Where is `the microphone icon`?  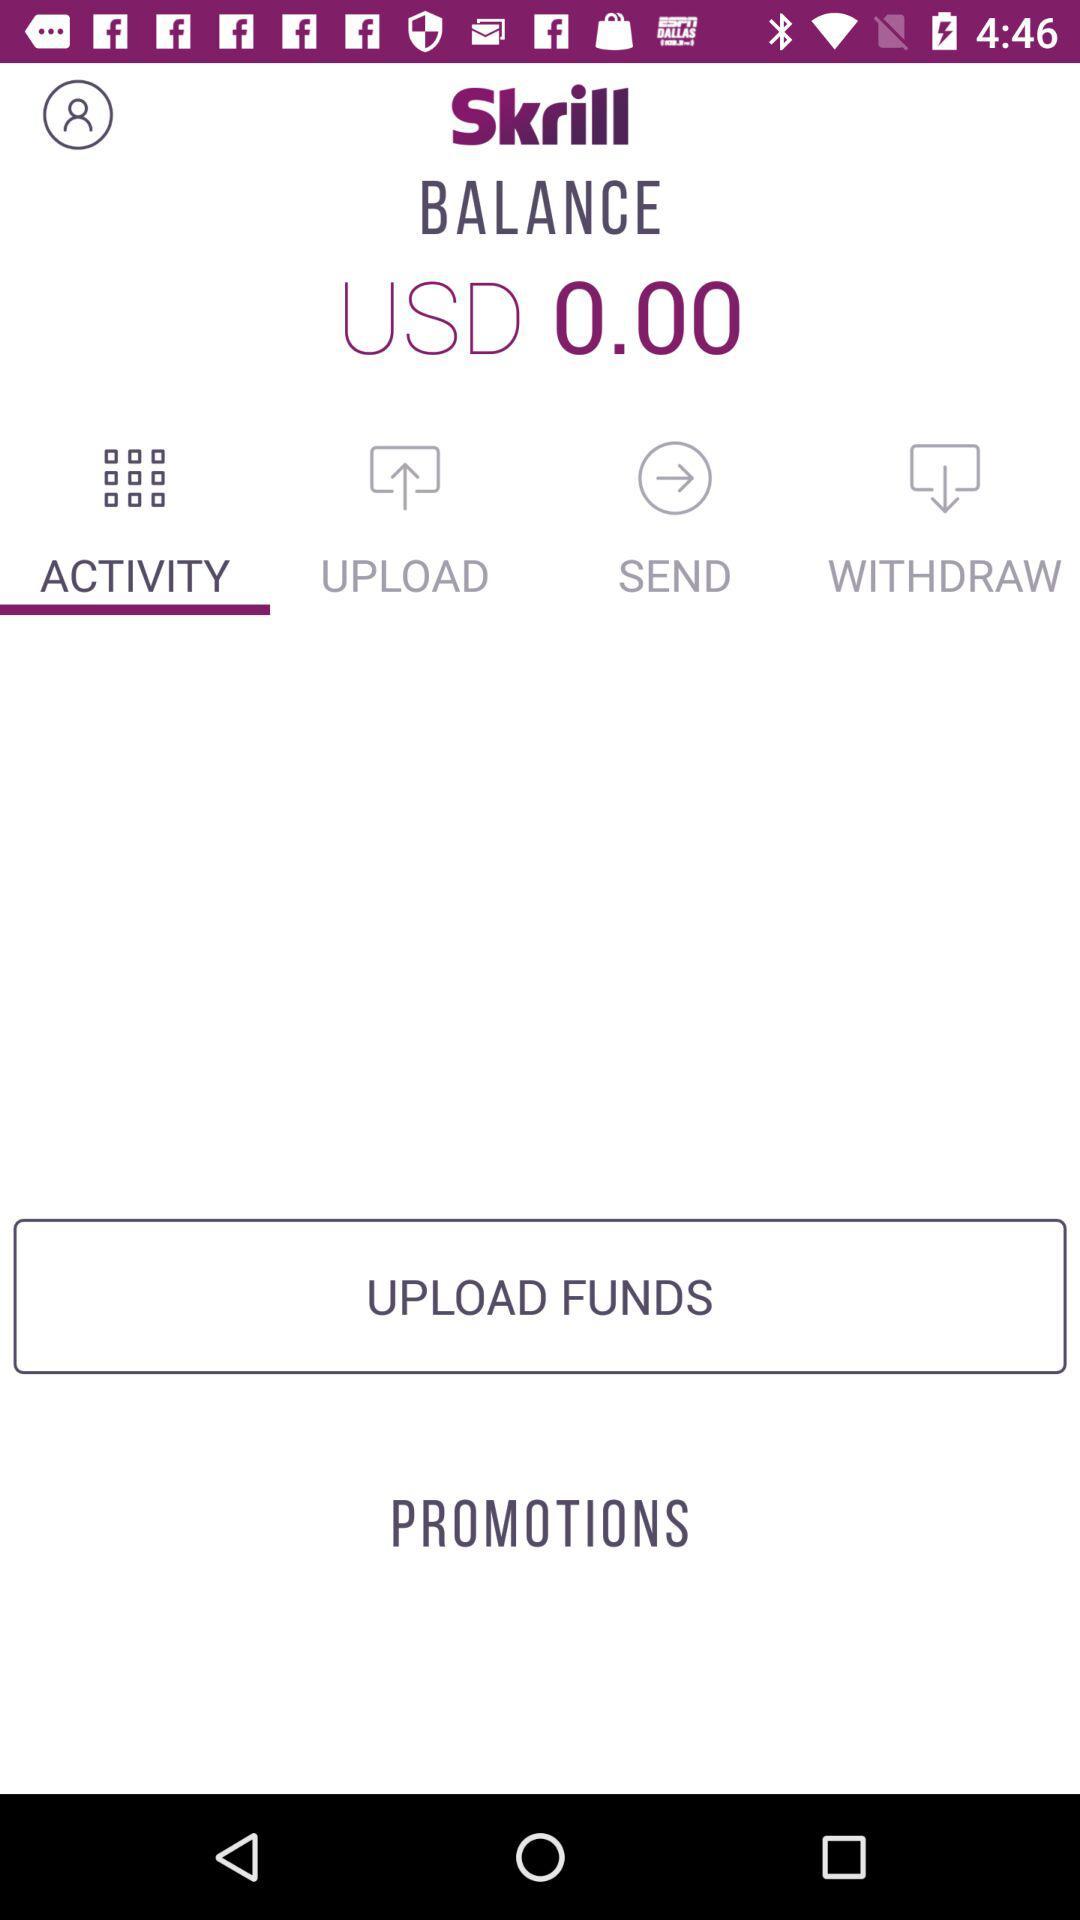
the microphone icon is located at coordinates (945, 477).